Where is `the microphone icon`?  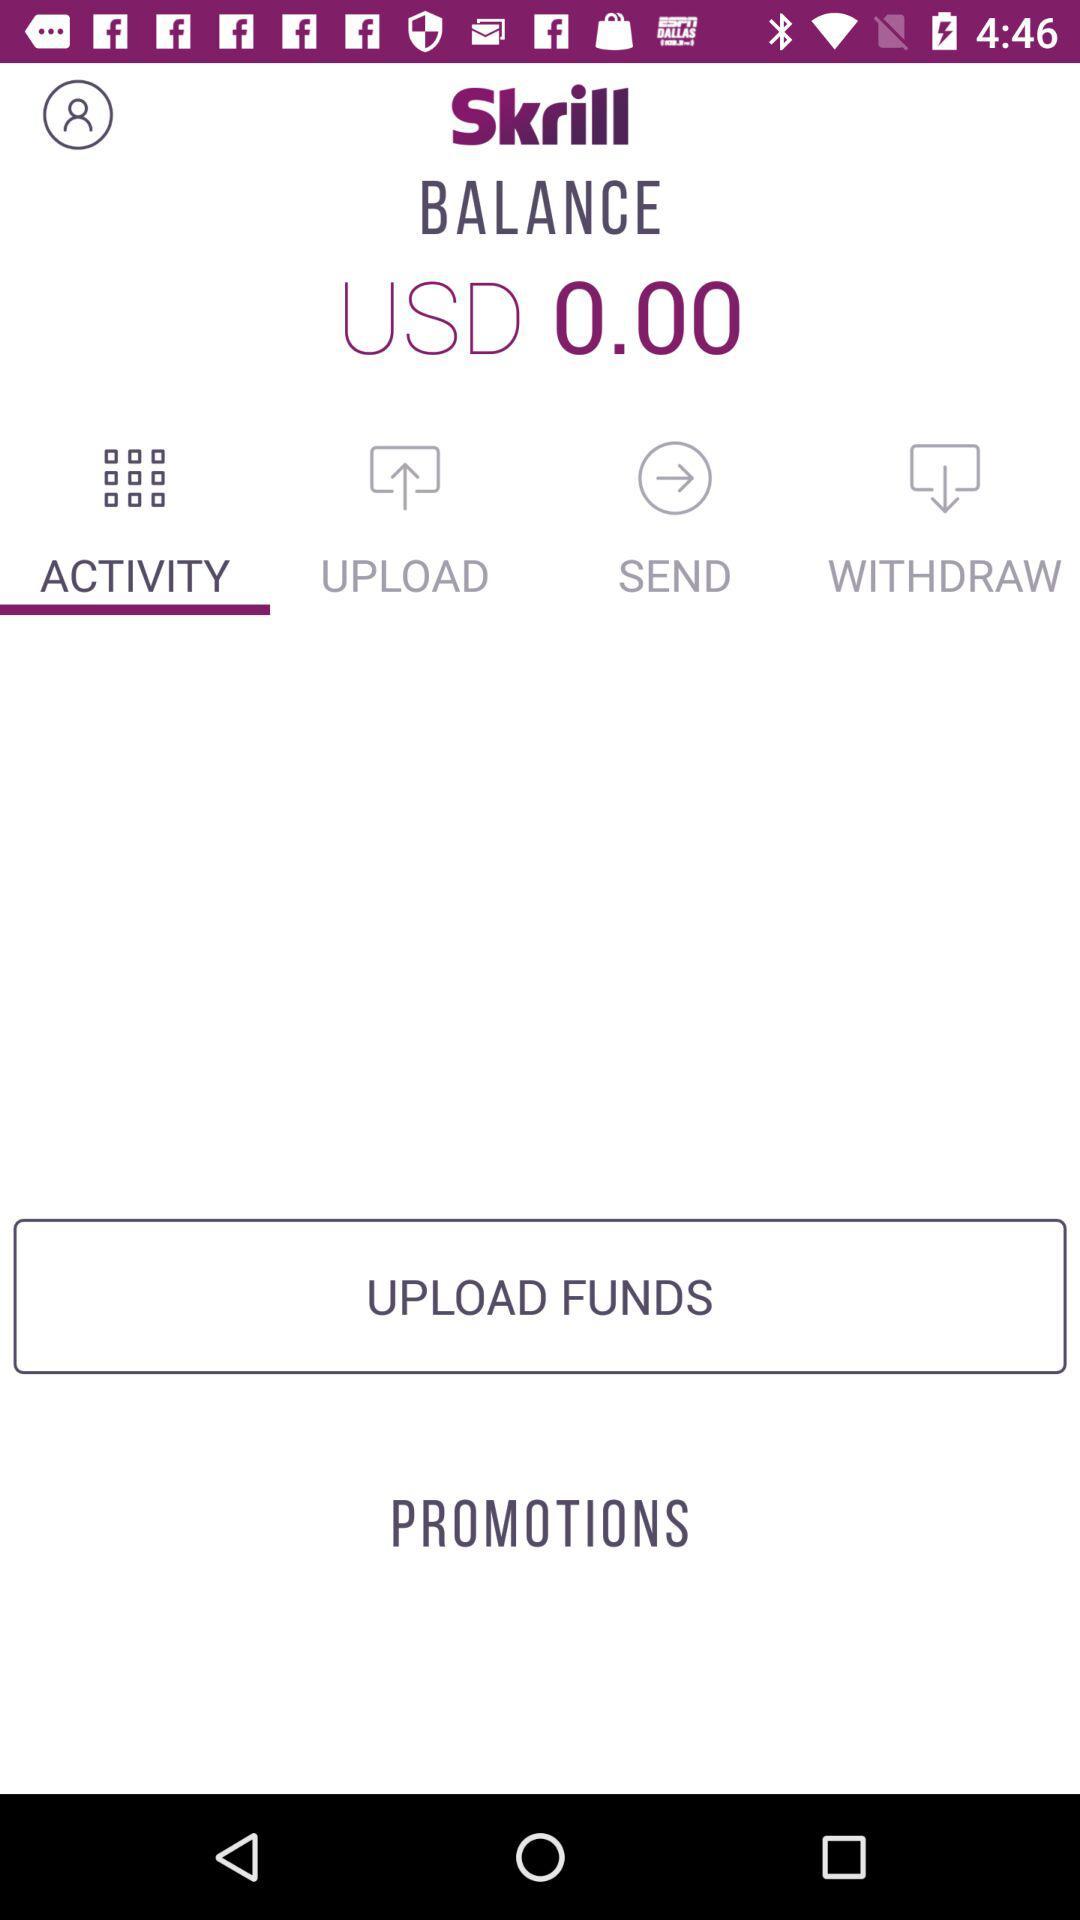
the microphone icon is located at coordinates (945, 477).